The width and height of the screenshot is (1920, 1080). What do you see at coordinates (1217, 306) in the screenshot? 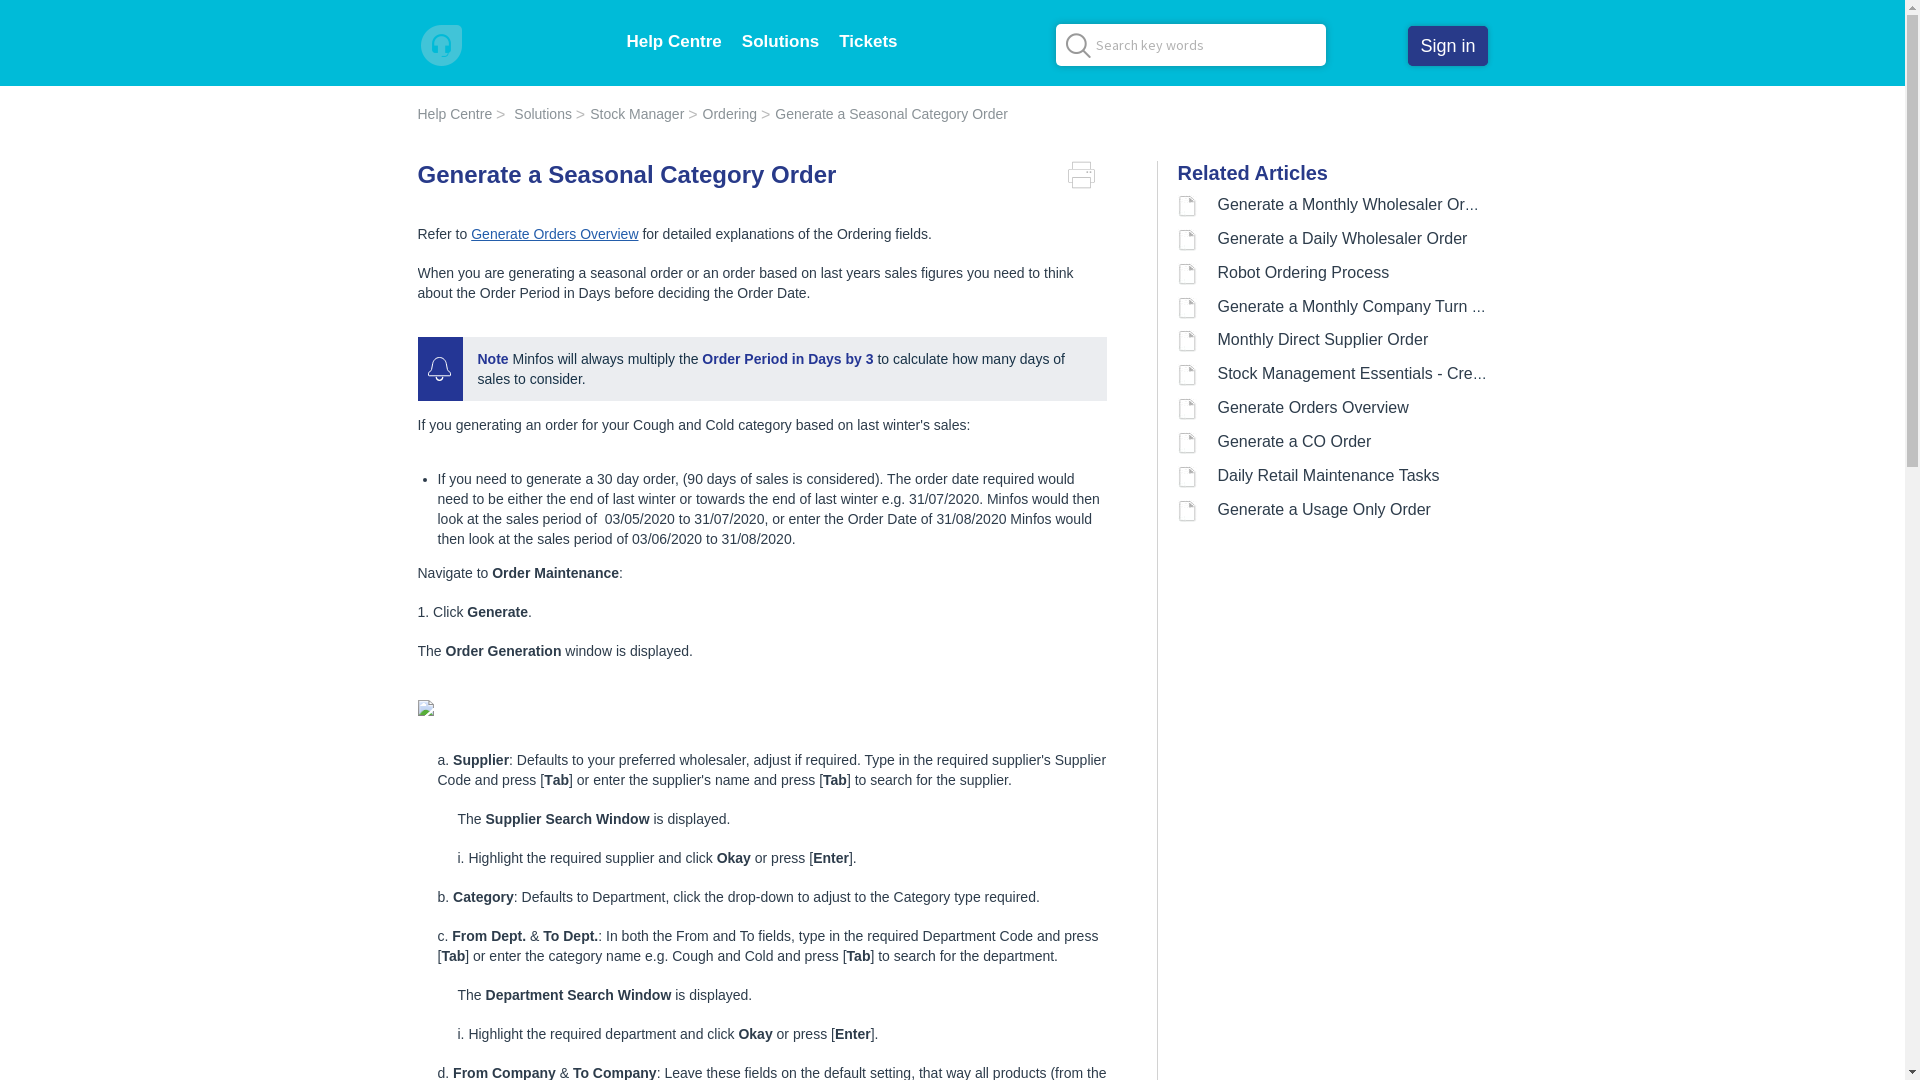
I see `'Generate a Monthly Company Turn Over Order'` at bounding box center [1217, 306].